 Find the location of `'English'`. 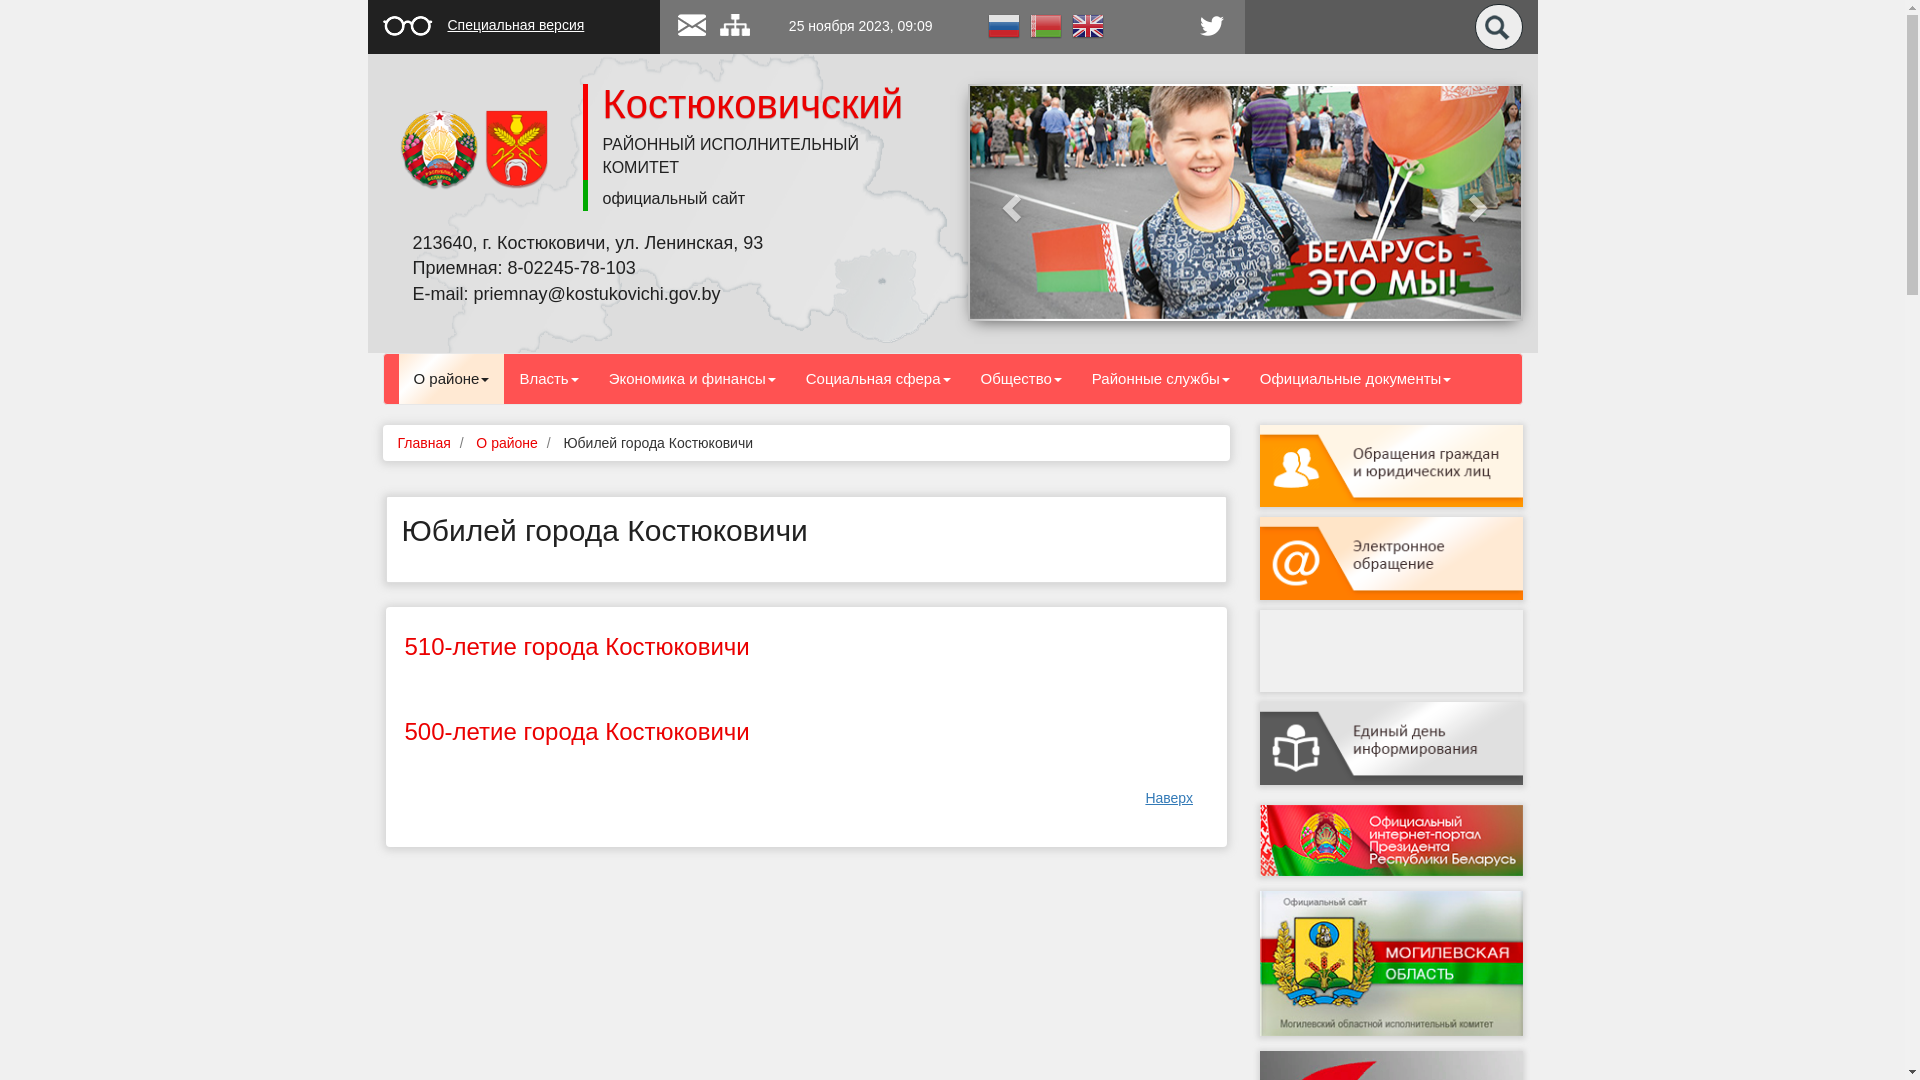

'English' is located at coordinates (1085, 24).